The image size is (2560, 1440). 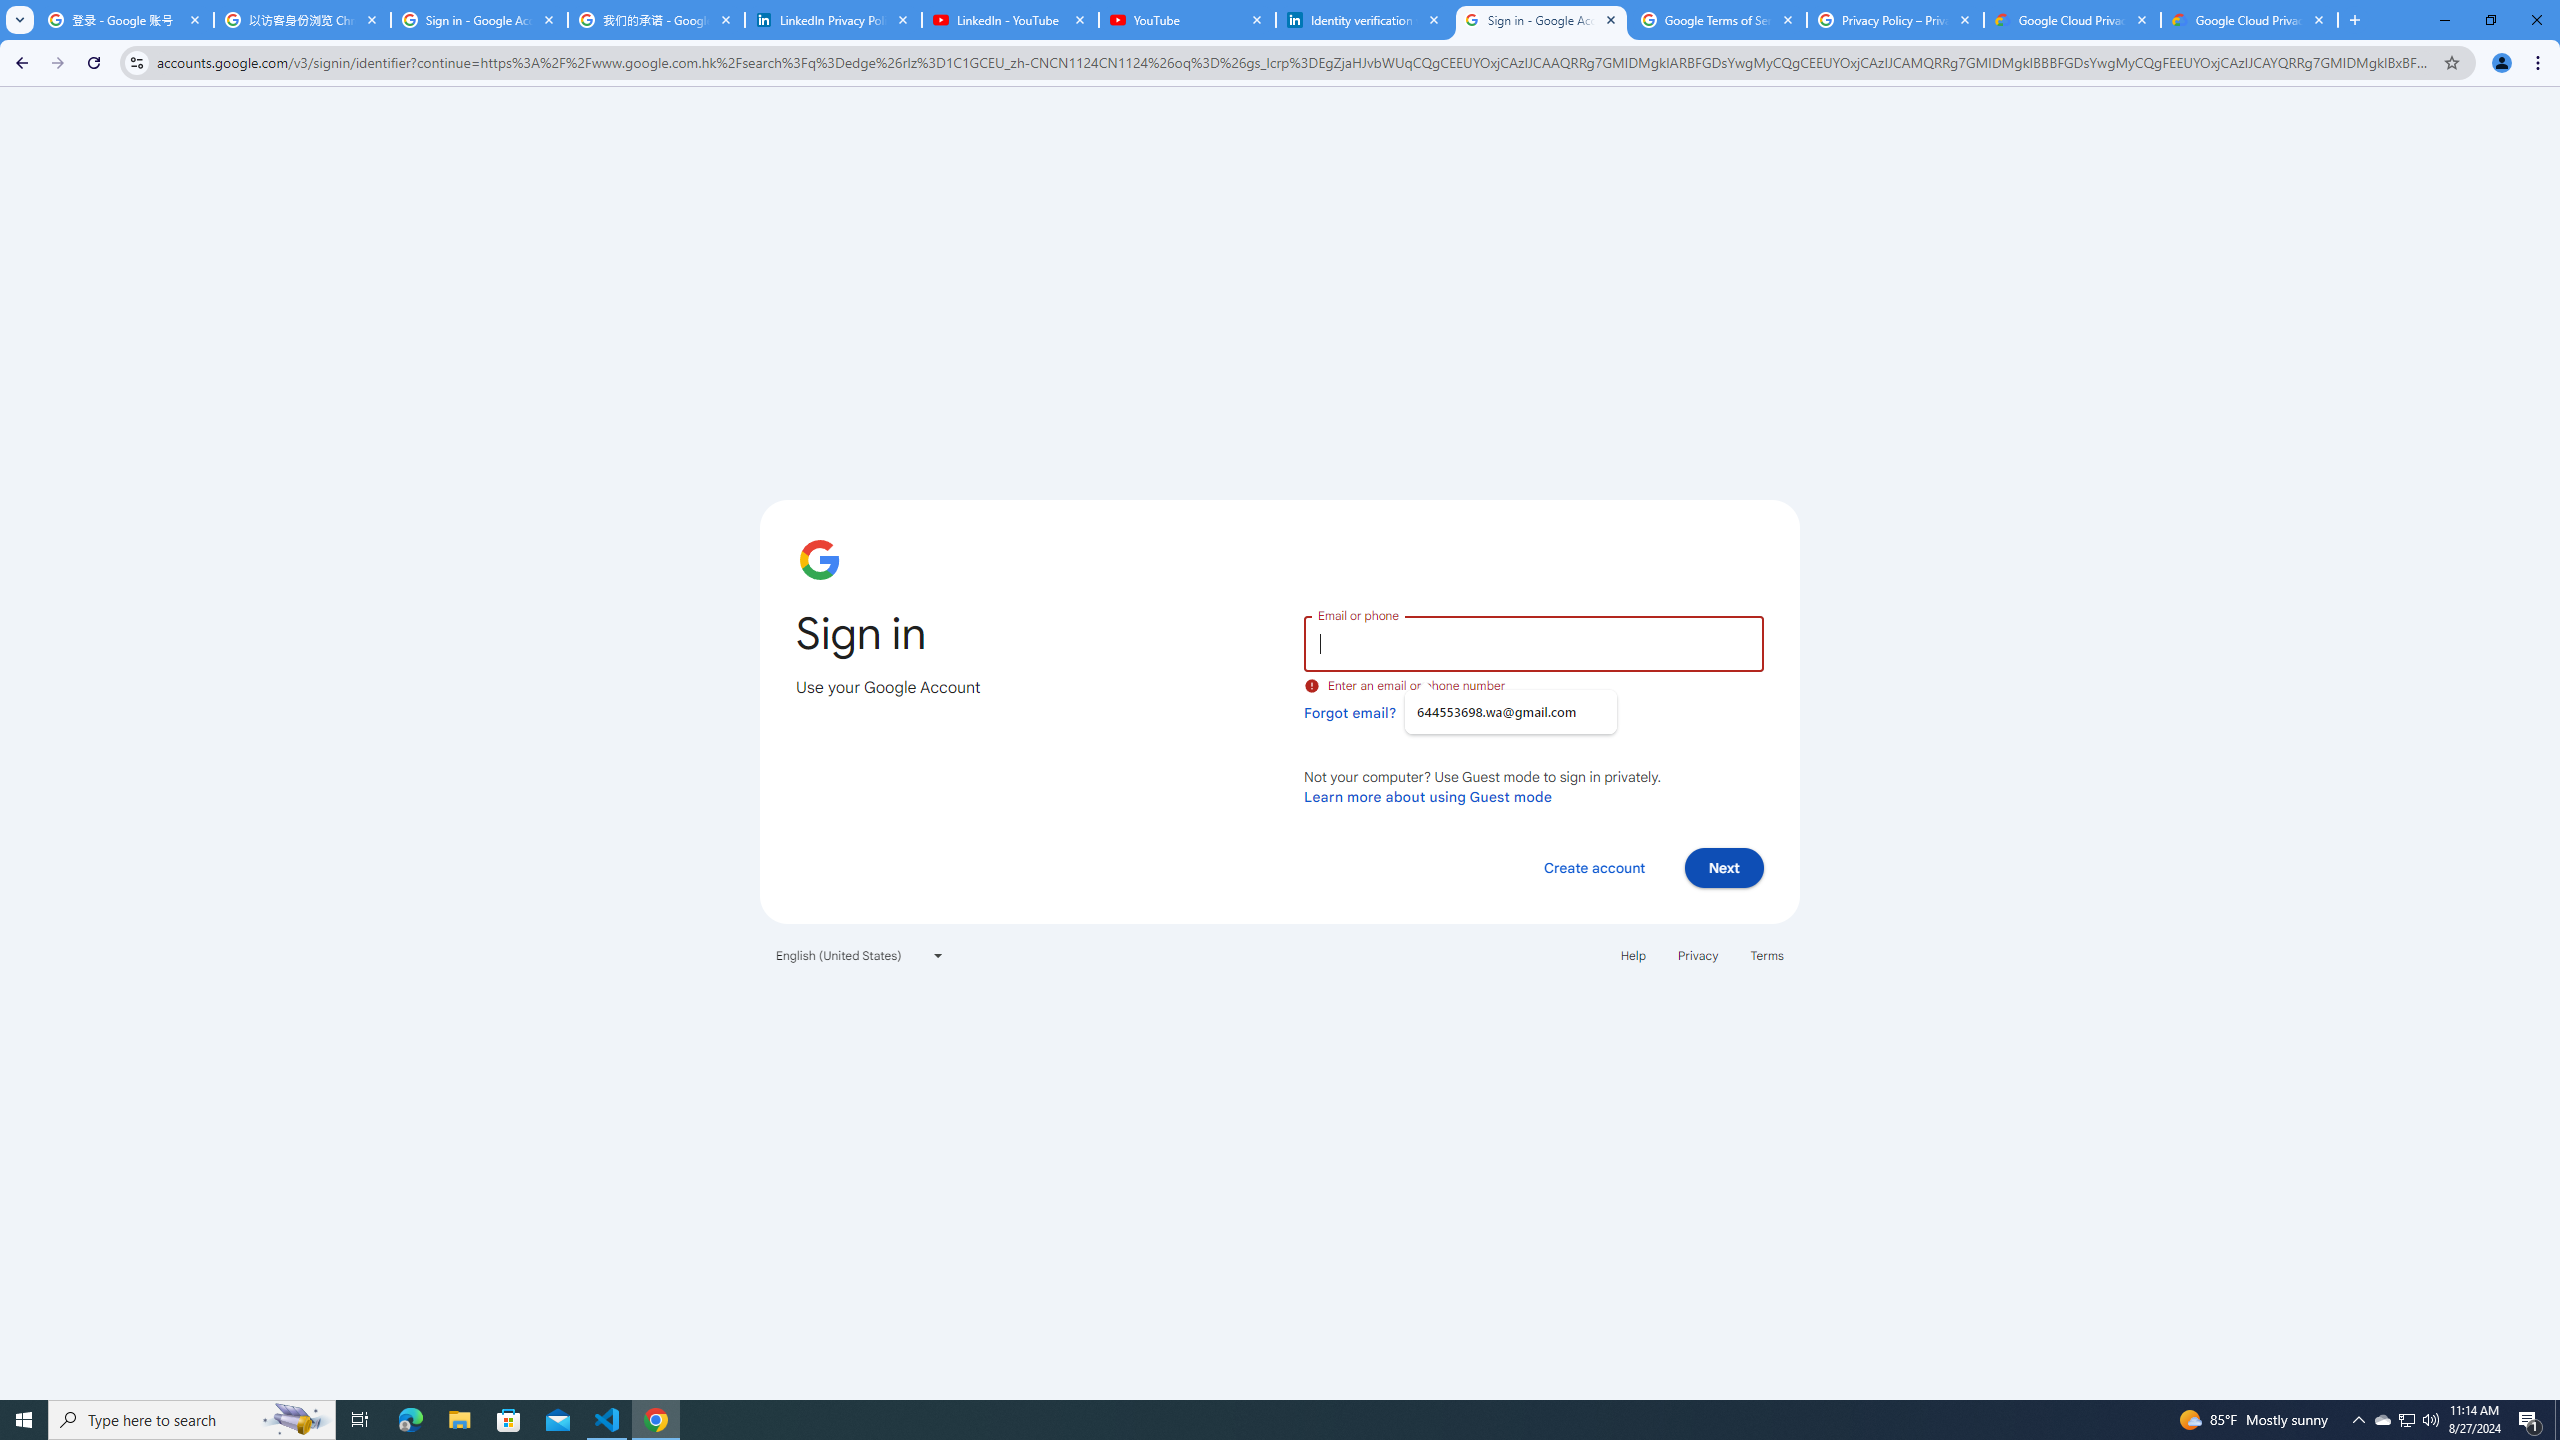 What do you see at coordinates (1540, 19) in the screenshot?
I see `'Sign in - Google Accounts'` at bounding box center [1540, 19].